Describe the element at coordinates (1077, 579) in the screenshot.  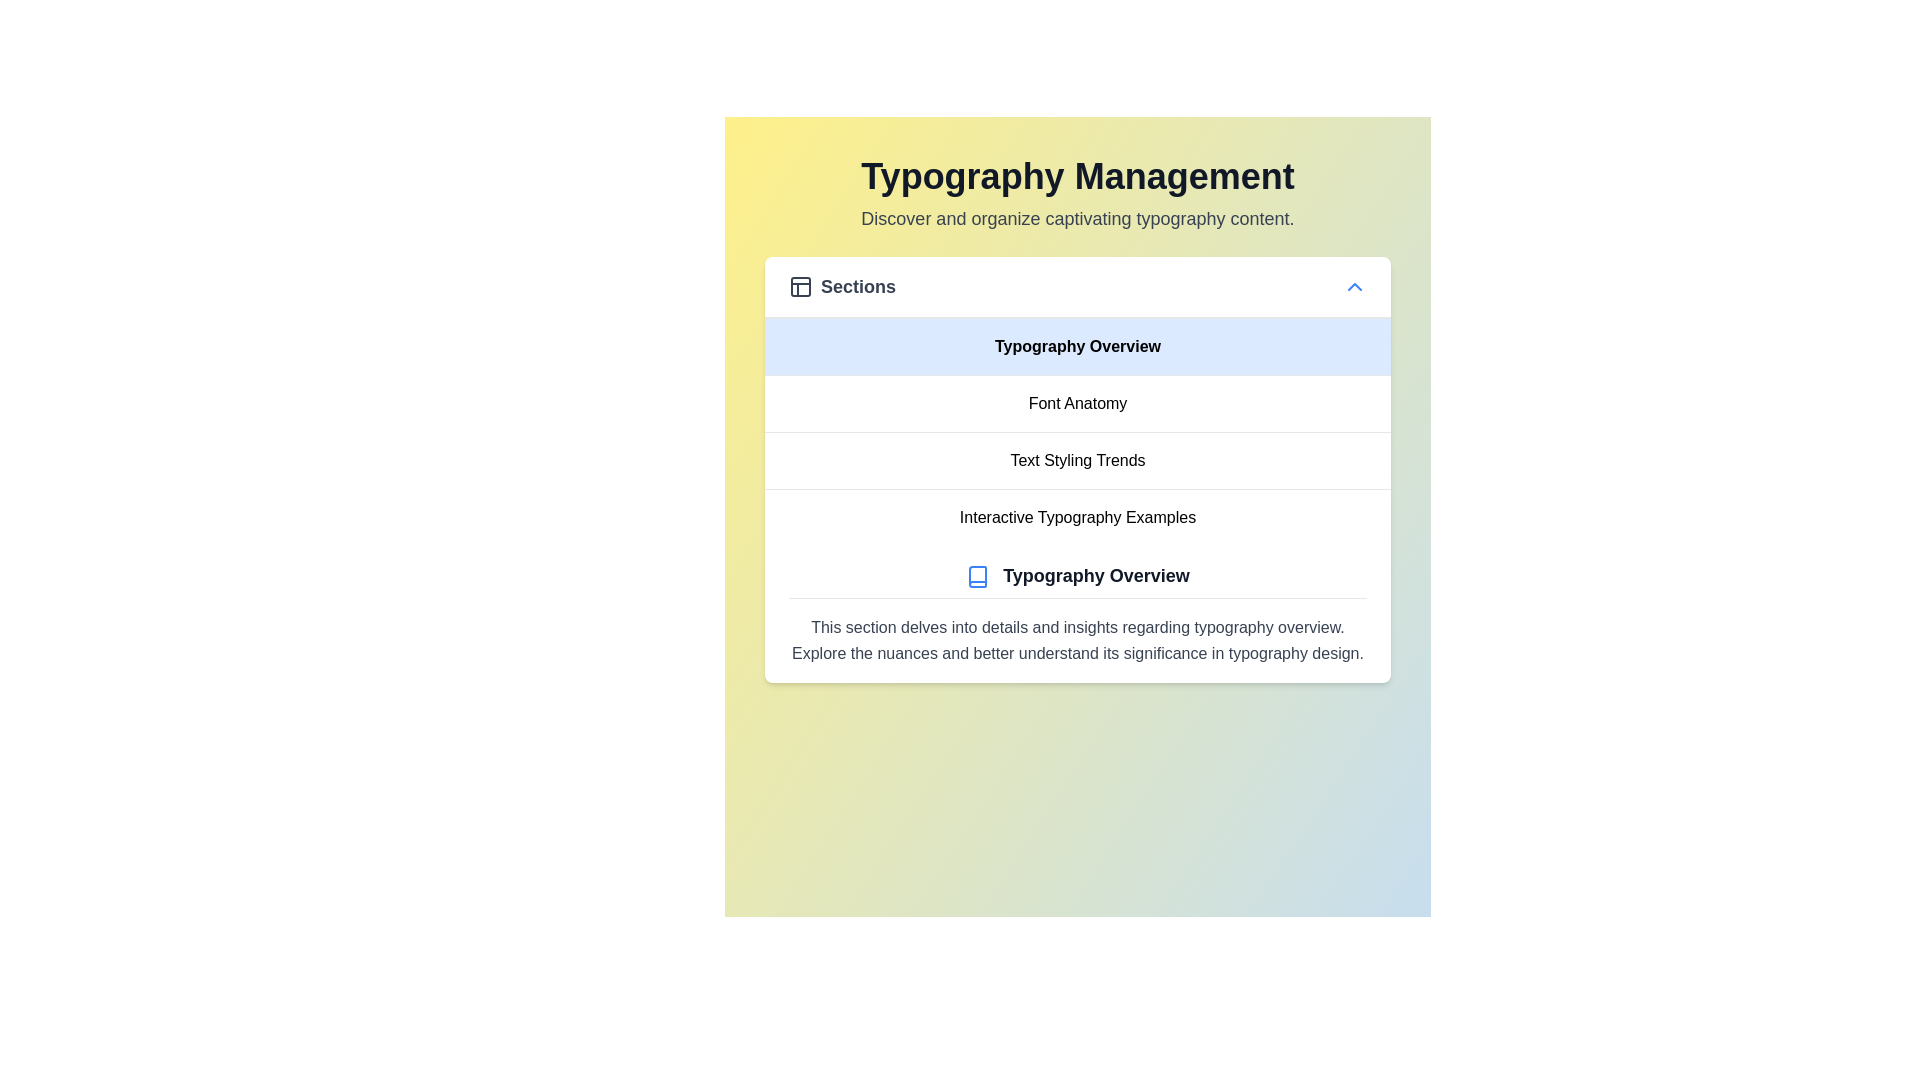
I see `the 'Typography Overview' text header, which is styled with a larger font size, bold weight, and dark gray color` at that location.